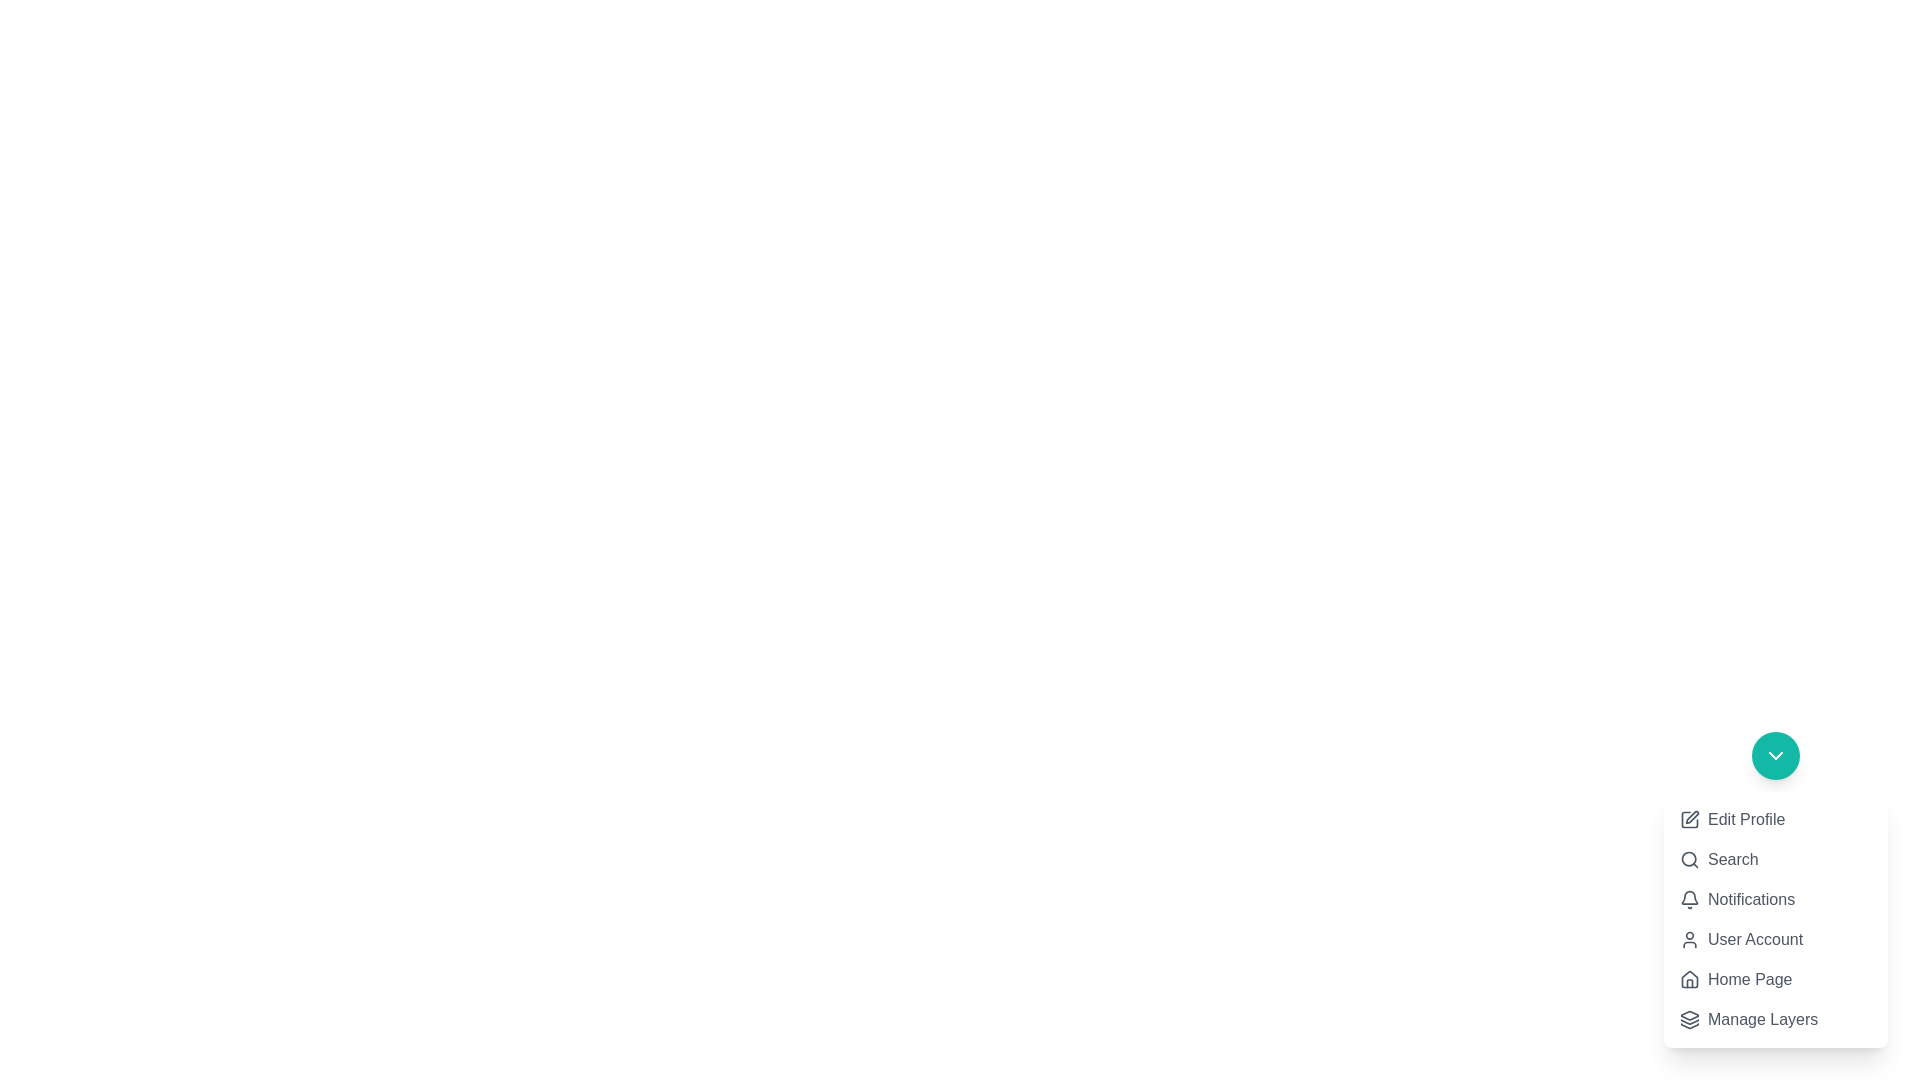  What do you see at coordinates (1688, 1019) in the screenshot?
I see `the layered icon representing a stack of layers, located to the left of the 'Manage Layers' text in the dropdown menu` at bounding box center [1688, 1019].